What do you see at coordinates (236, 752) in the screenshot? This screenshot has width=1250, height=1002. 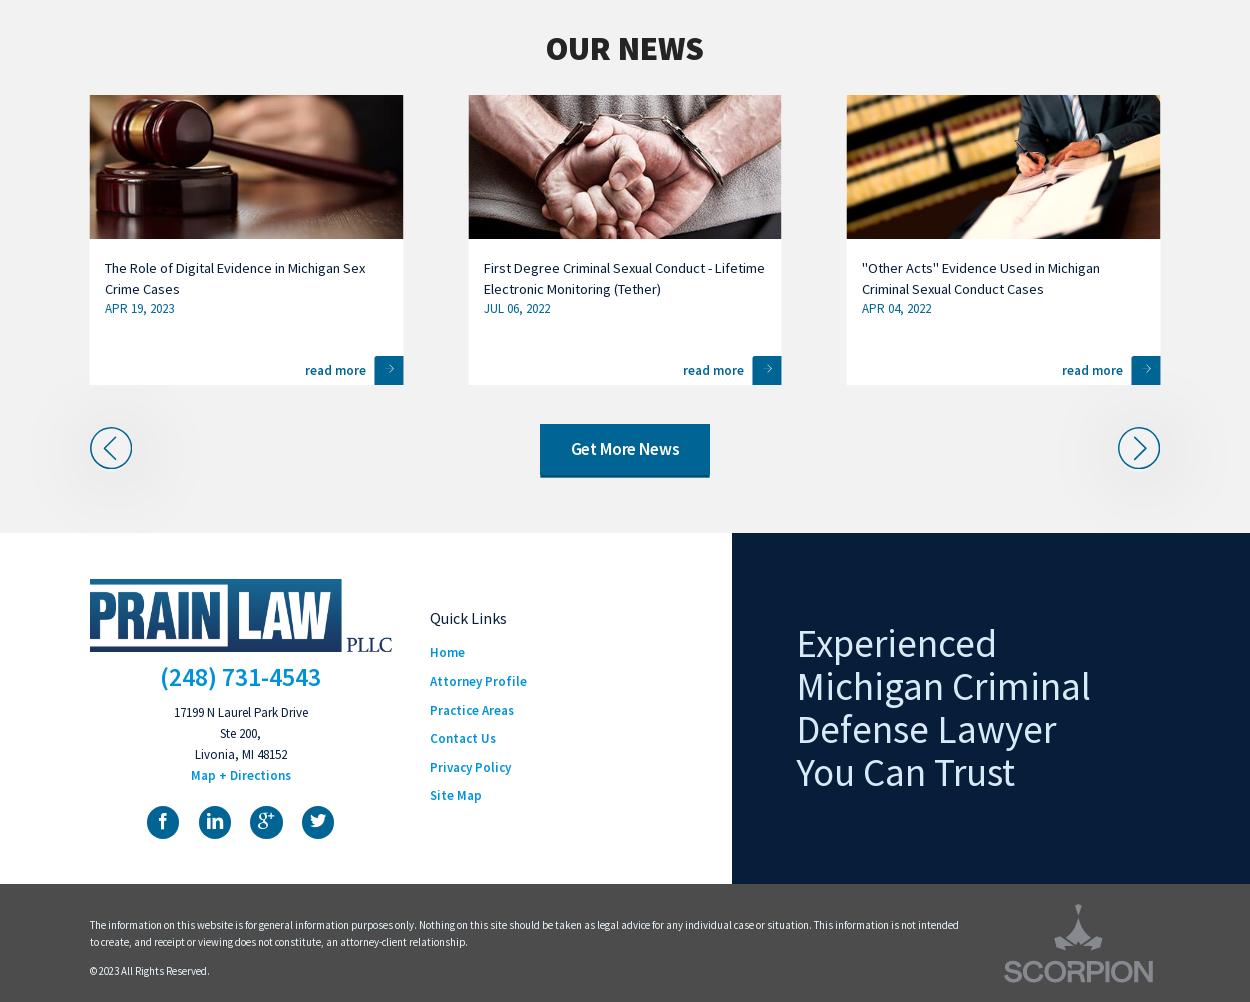 I see `','` at bounding box center [236, 752].